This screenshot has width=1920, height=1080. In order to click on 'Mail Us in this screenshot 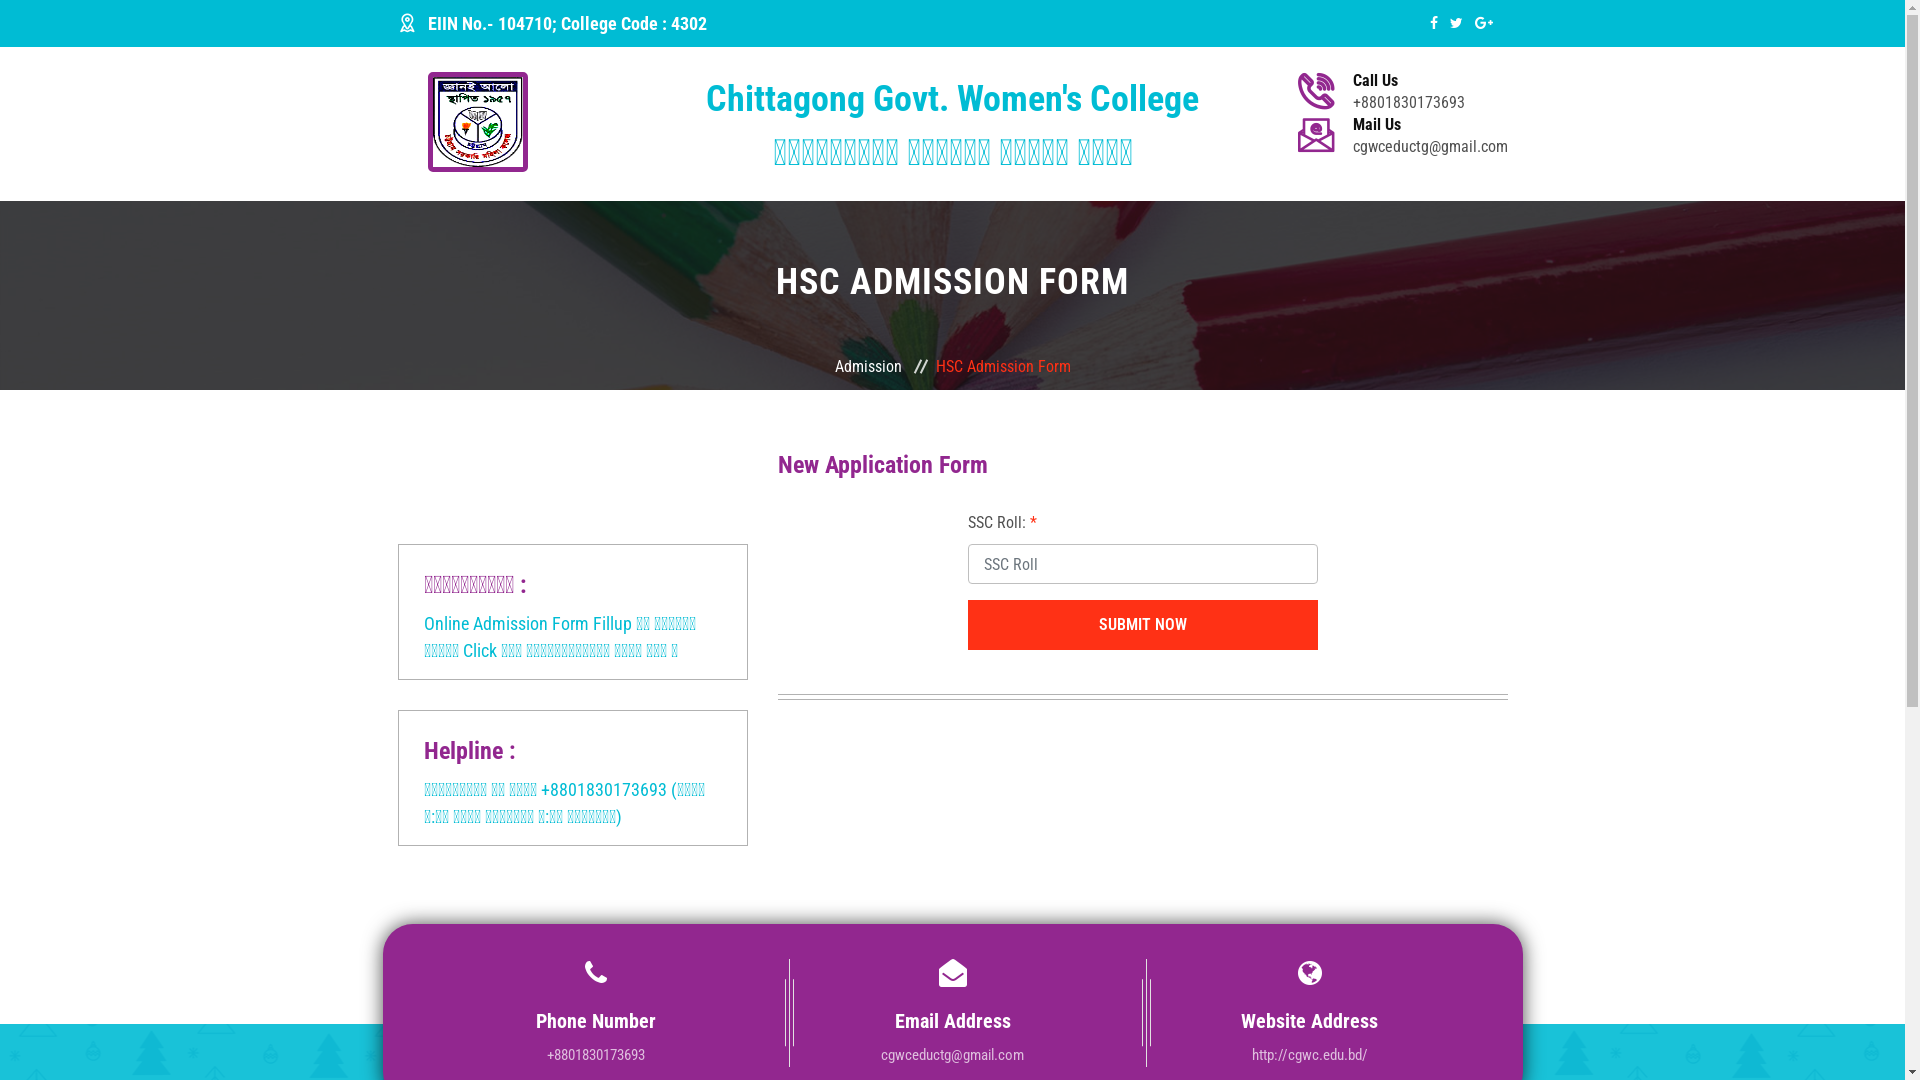, I will do `click(1428, 135)`.